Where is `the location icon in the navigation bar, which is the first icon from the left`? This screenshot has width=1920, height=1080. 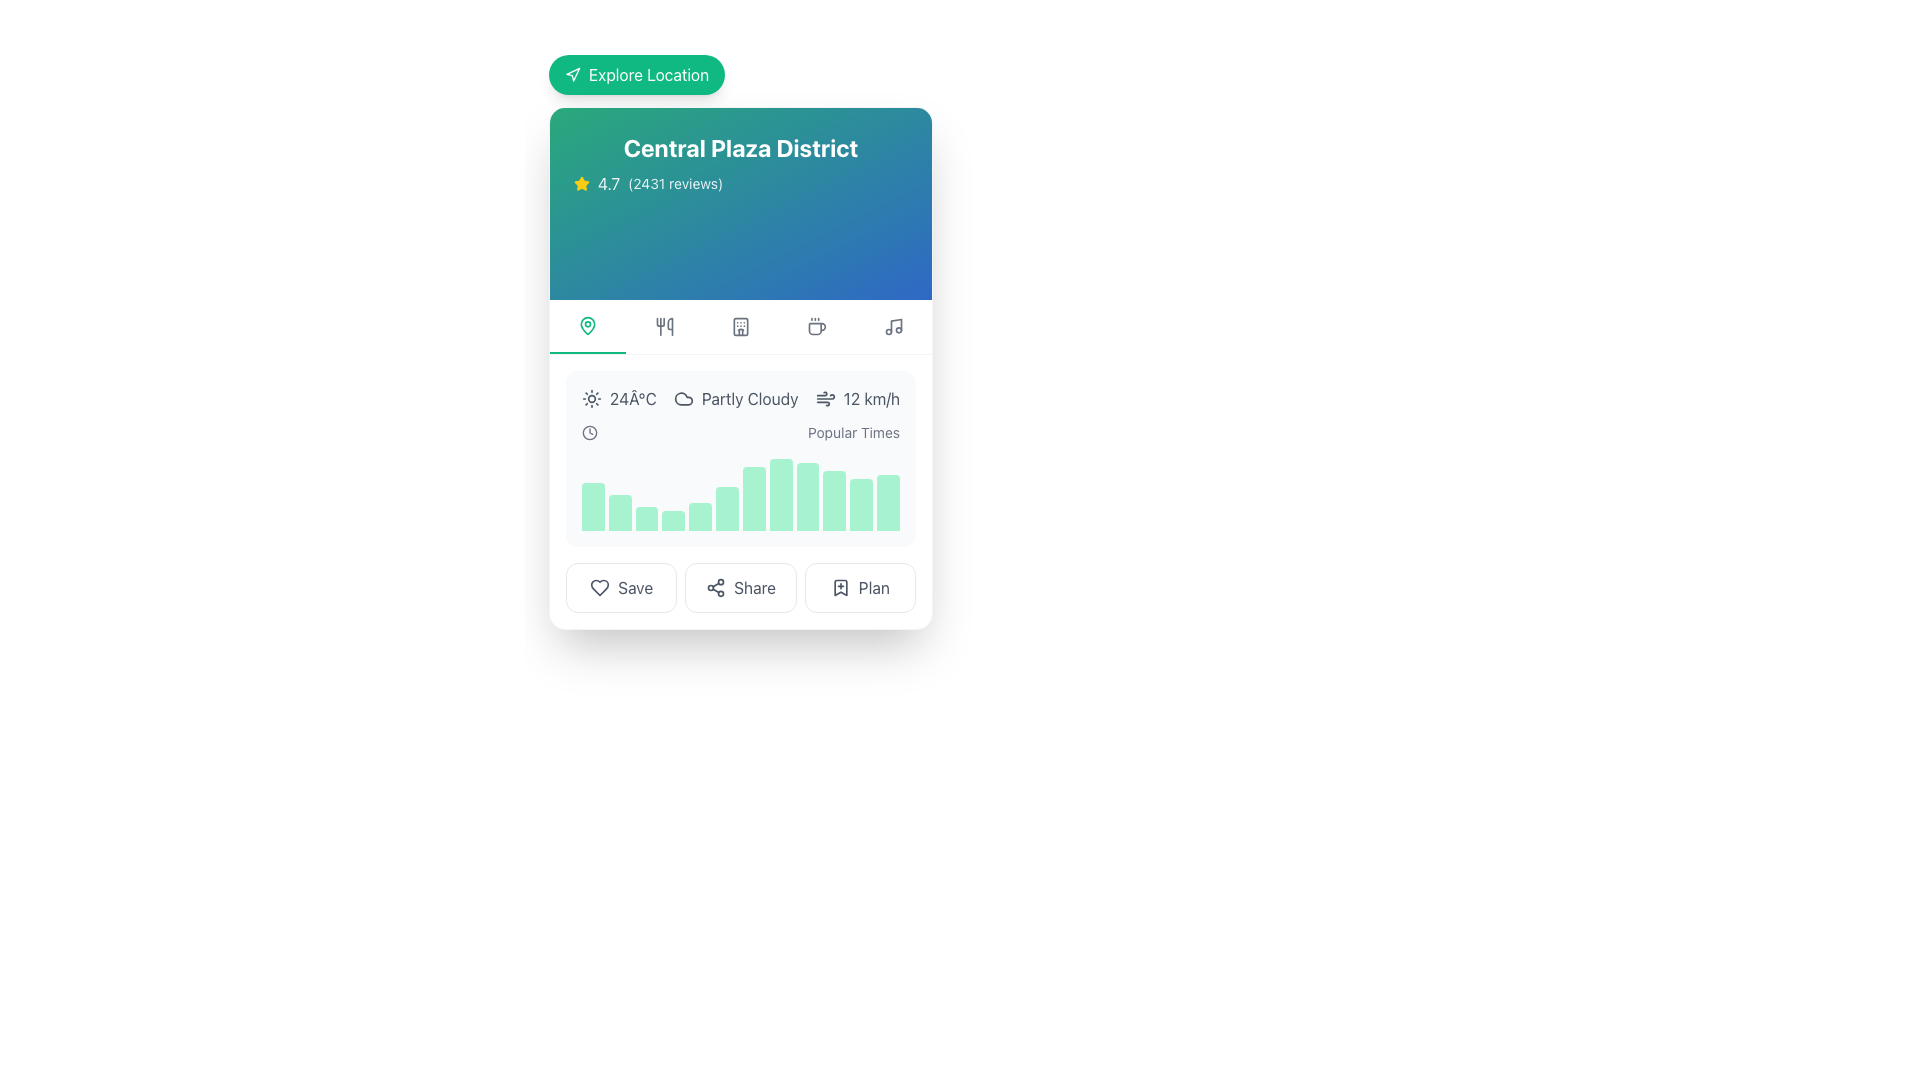
the location icon in the navigation bar, which is the first icon from the left is located at coordinates (587, 325).